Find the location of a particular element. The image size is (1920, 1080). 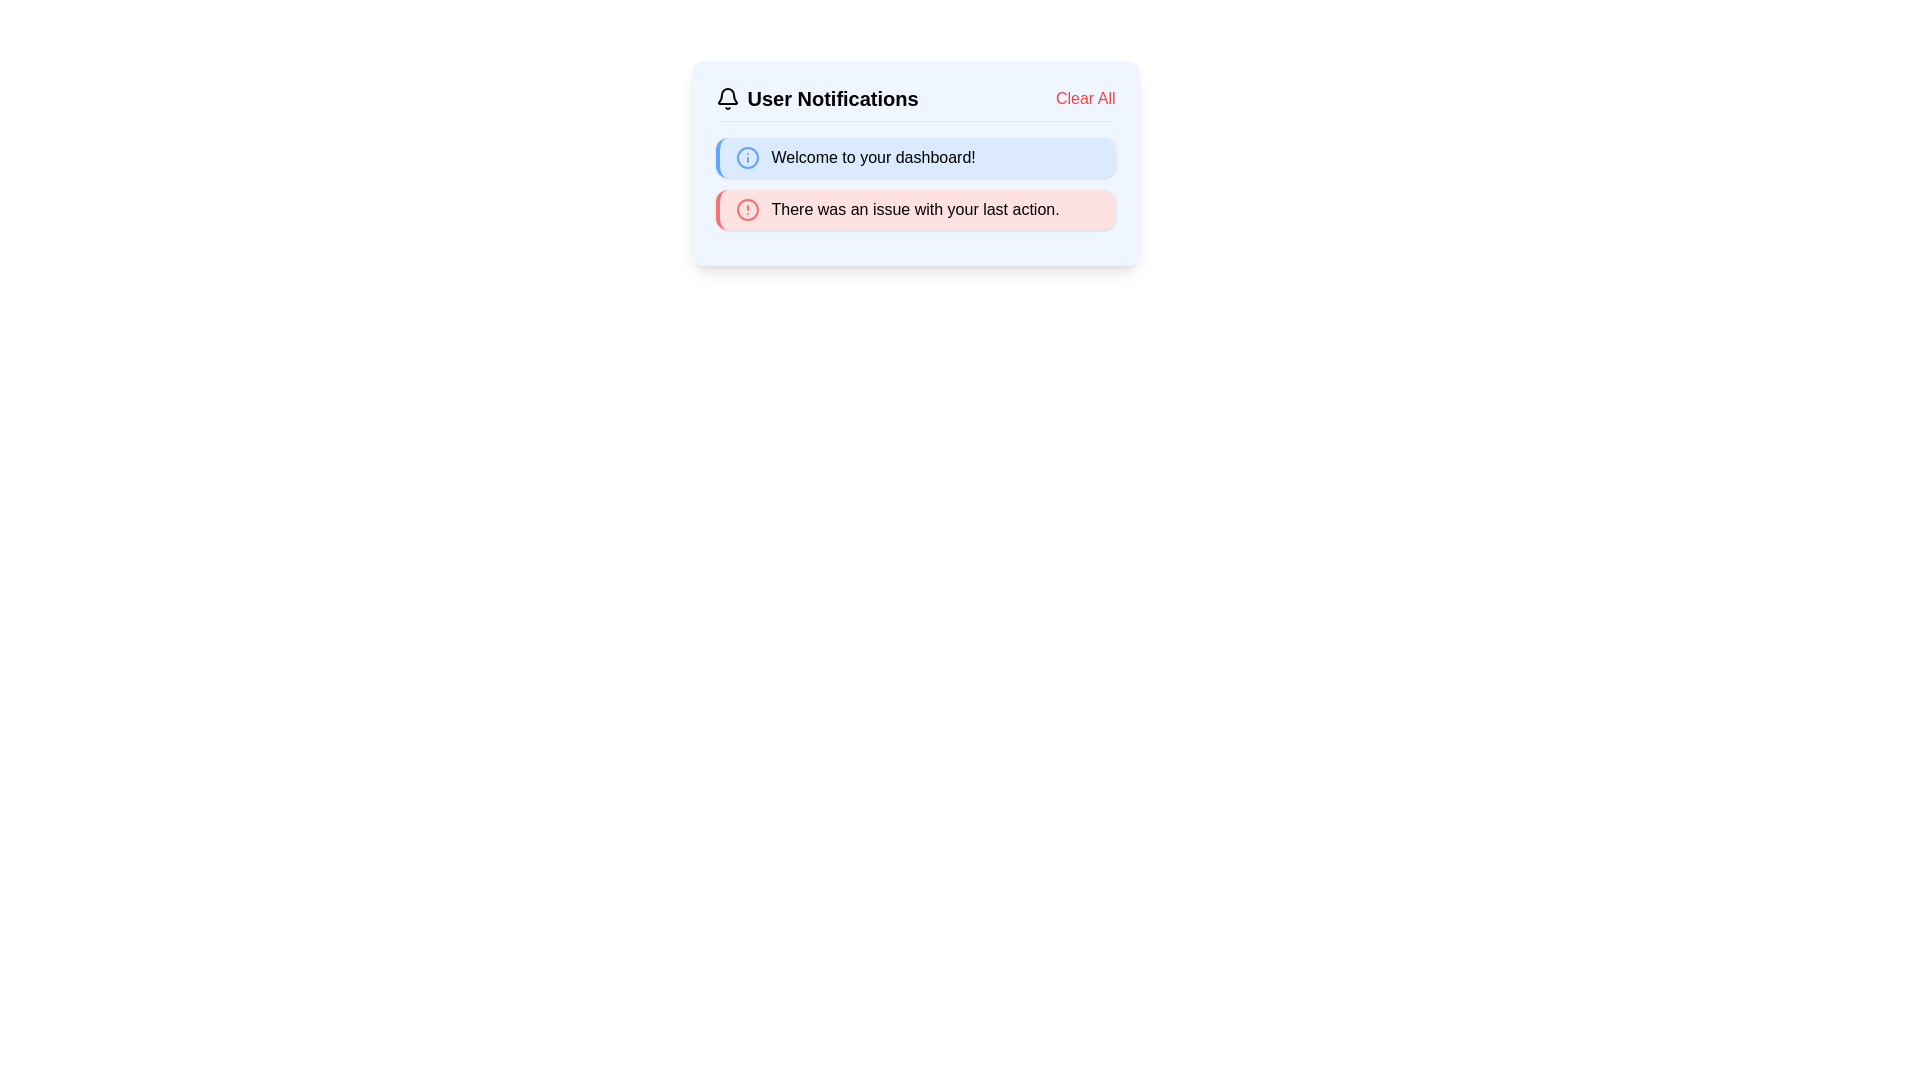

the visual representation of the bell icon associated with notifications, located to the left of the 'User Notifications' text in the notification panel is located at coordinates (726, 96).